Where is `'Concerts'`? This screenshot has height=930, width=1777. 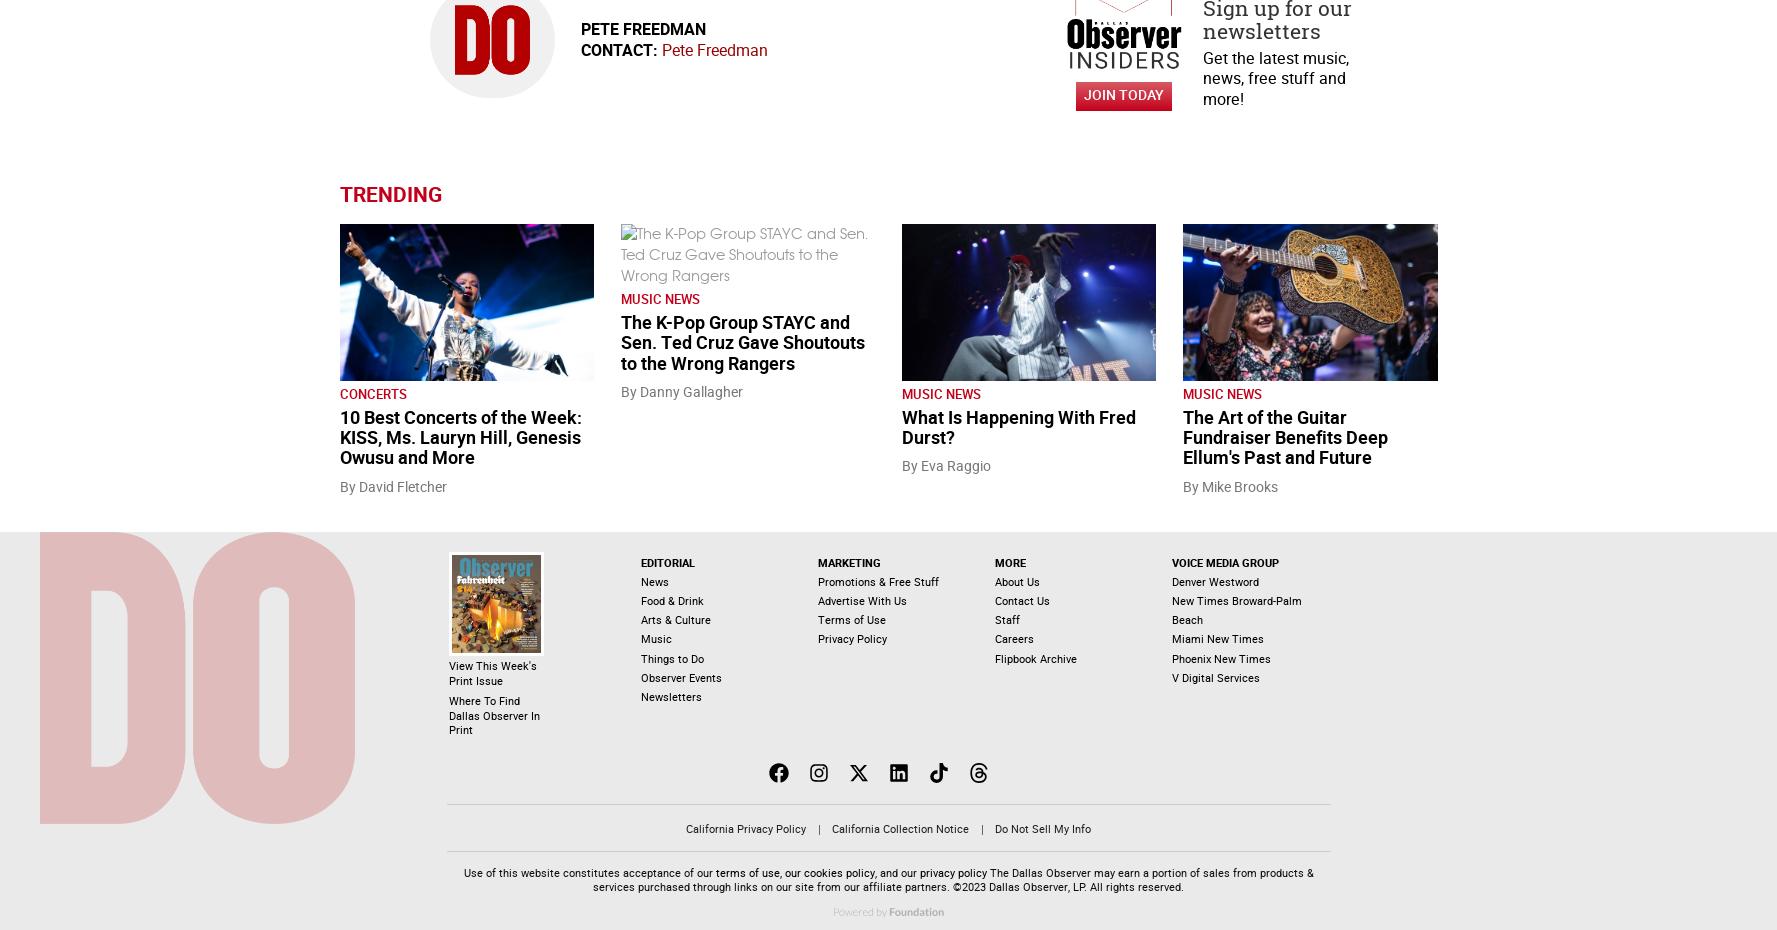 'Concerts' is located at coordinates (338, 394).